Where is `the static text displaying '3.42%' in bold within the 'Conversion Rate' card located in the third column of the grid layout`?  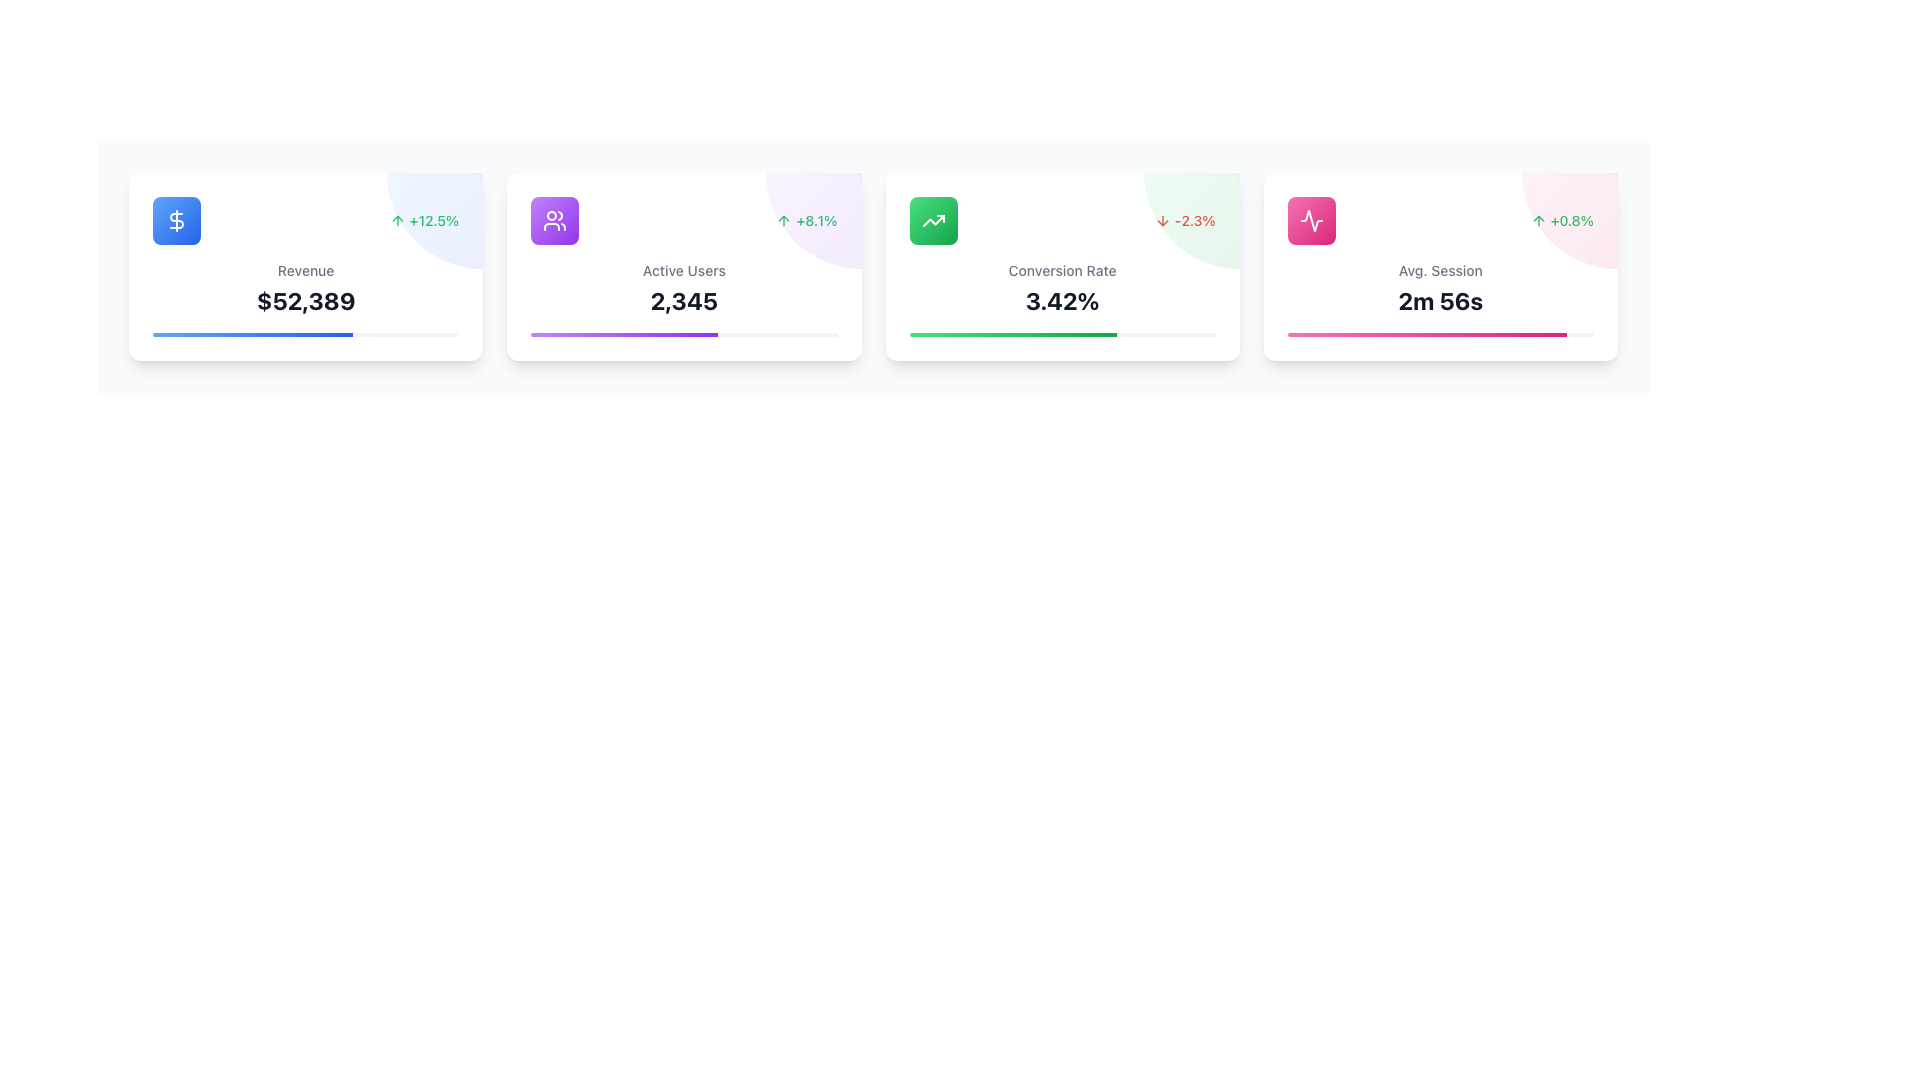 the static text displaying '3.42%' in bold within the 'Conversion Rate' card located in the third column of the grid layout is located at coordinates (1061, 300).